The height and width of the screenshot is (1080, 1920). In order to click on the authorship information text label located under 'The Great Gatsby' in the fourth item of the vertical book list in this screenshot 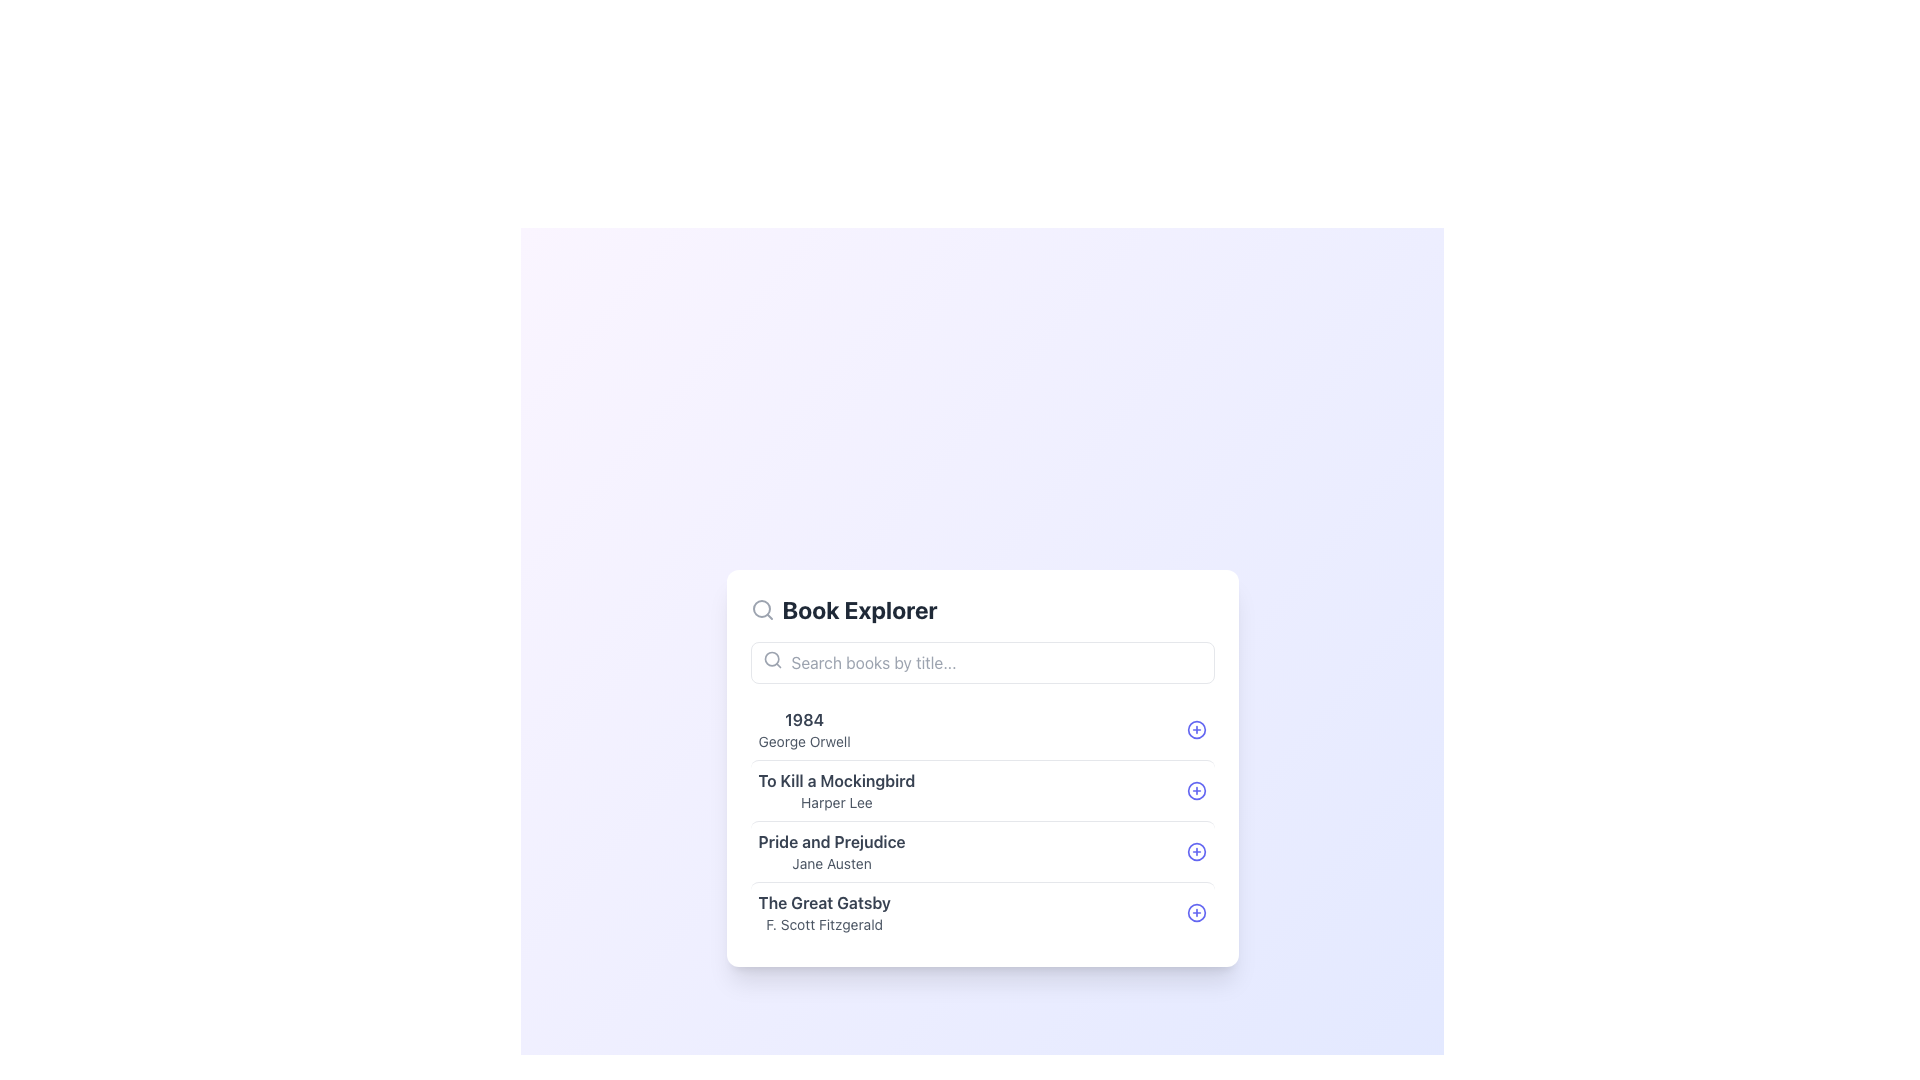, I will do `click(824, 924)`.